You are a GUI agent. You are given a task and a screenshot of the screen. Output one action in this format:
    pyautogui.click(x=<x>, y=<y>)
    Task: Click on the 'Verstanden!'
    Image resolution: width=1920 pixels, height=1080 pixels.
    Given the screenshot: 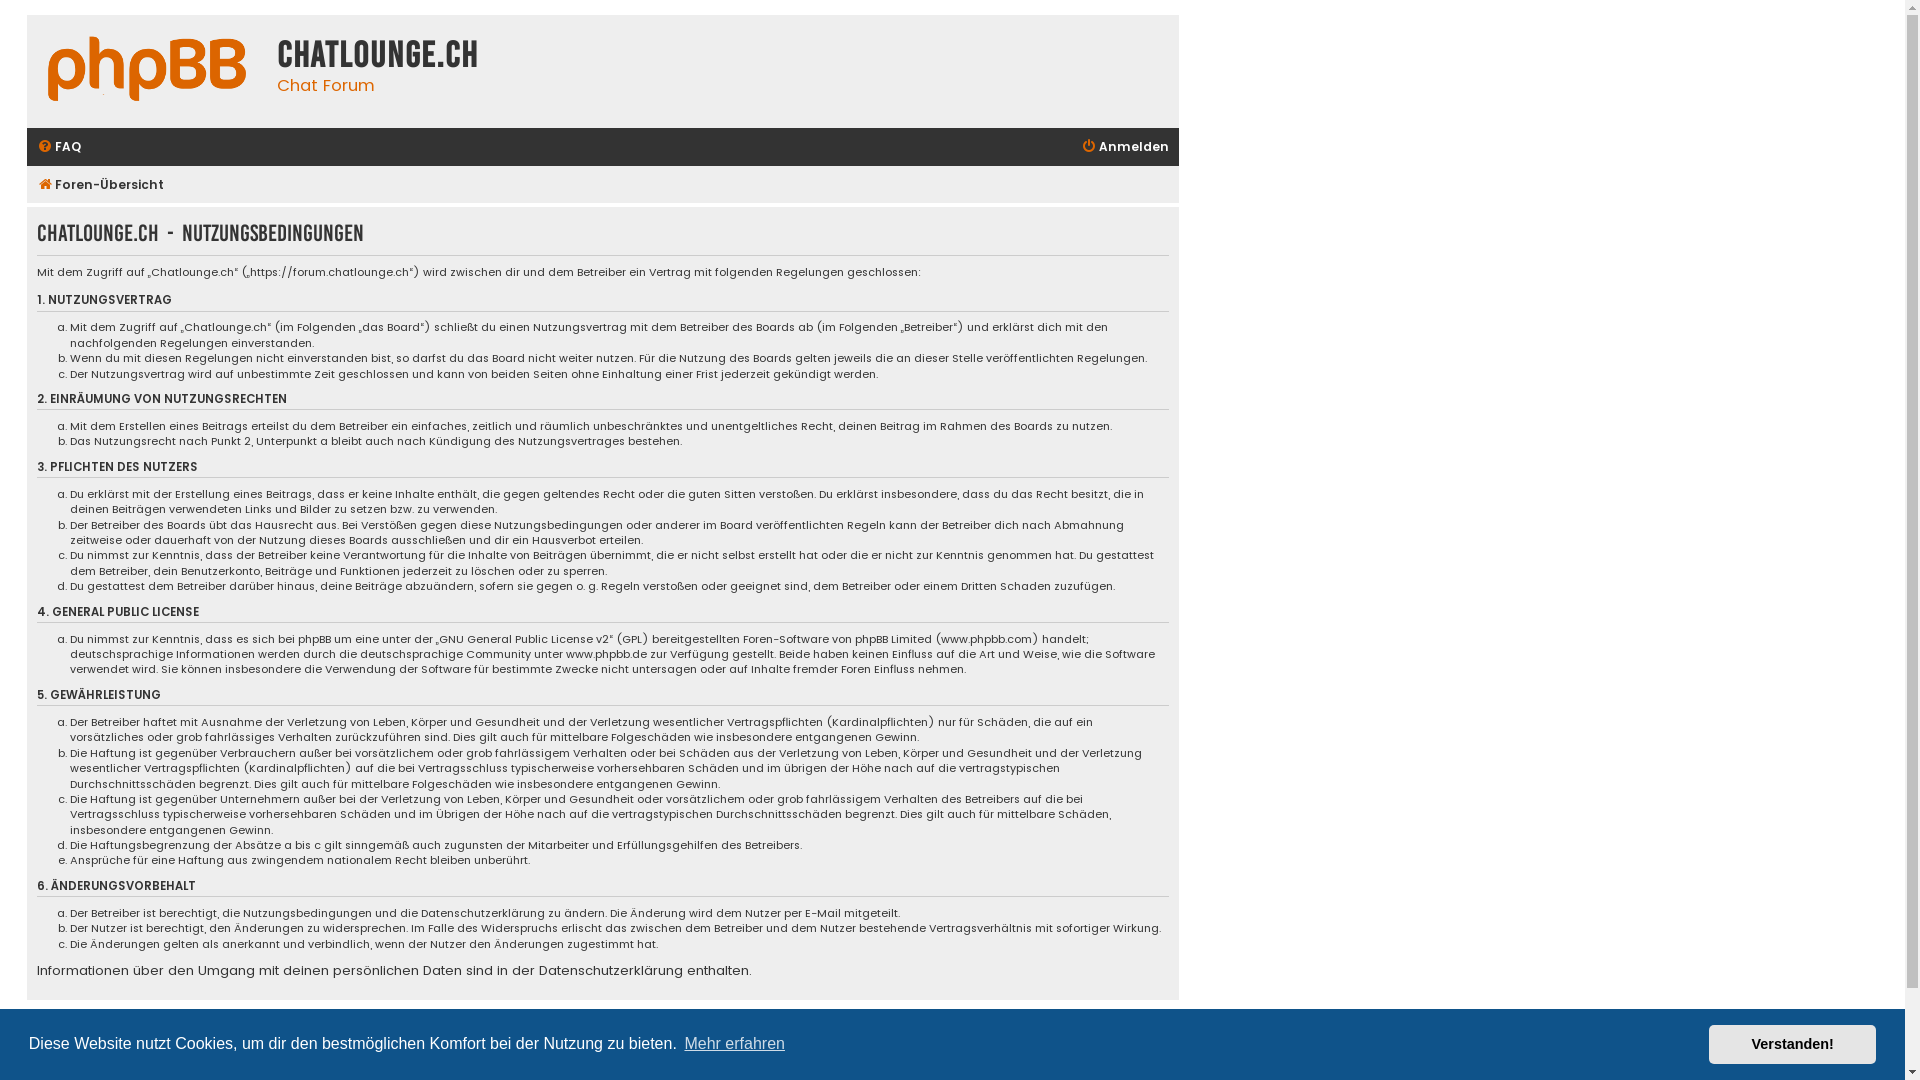 What is the action you would take?
    pyautogui.click(x=1792, y=1043)
    